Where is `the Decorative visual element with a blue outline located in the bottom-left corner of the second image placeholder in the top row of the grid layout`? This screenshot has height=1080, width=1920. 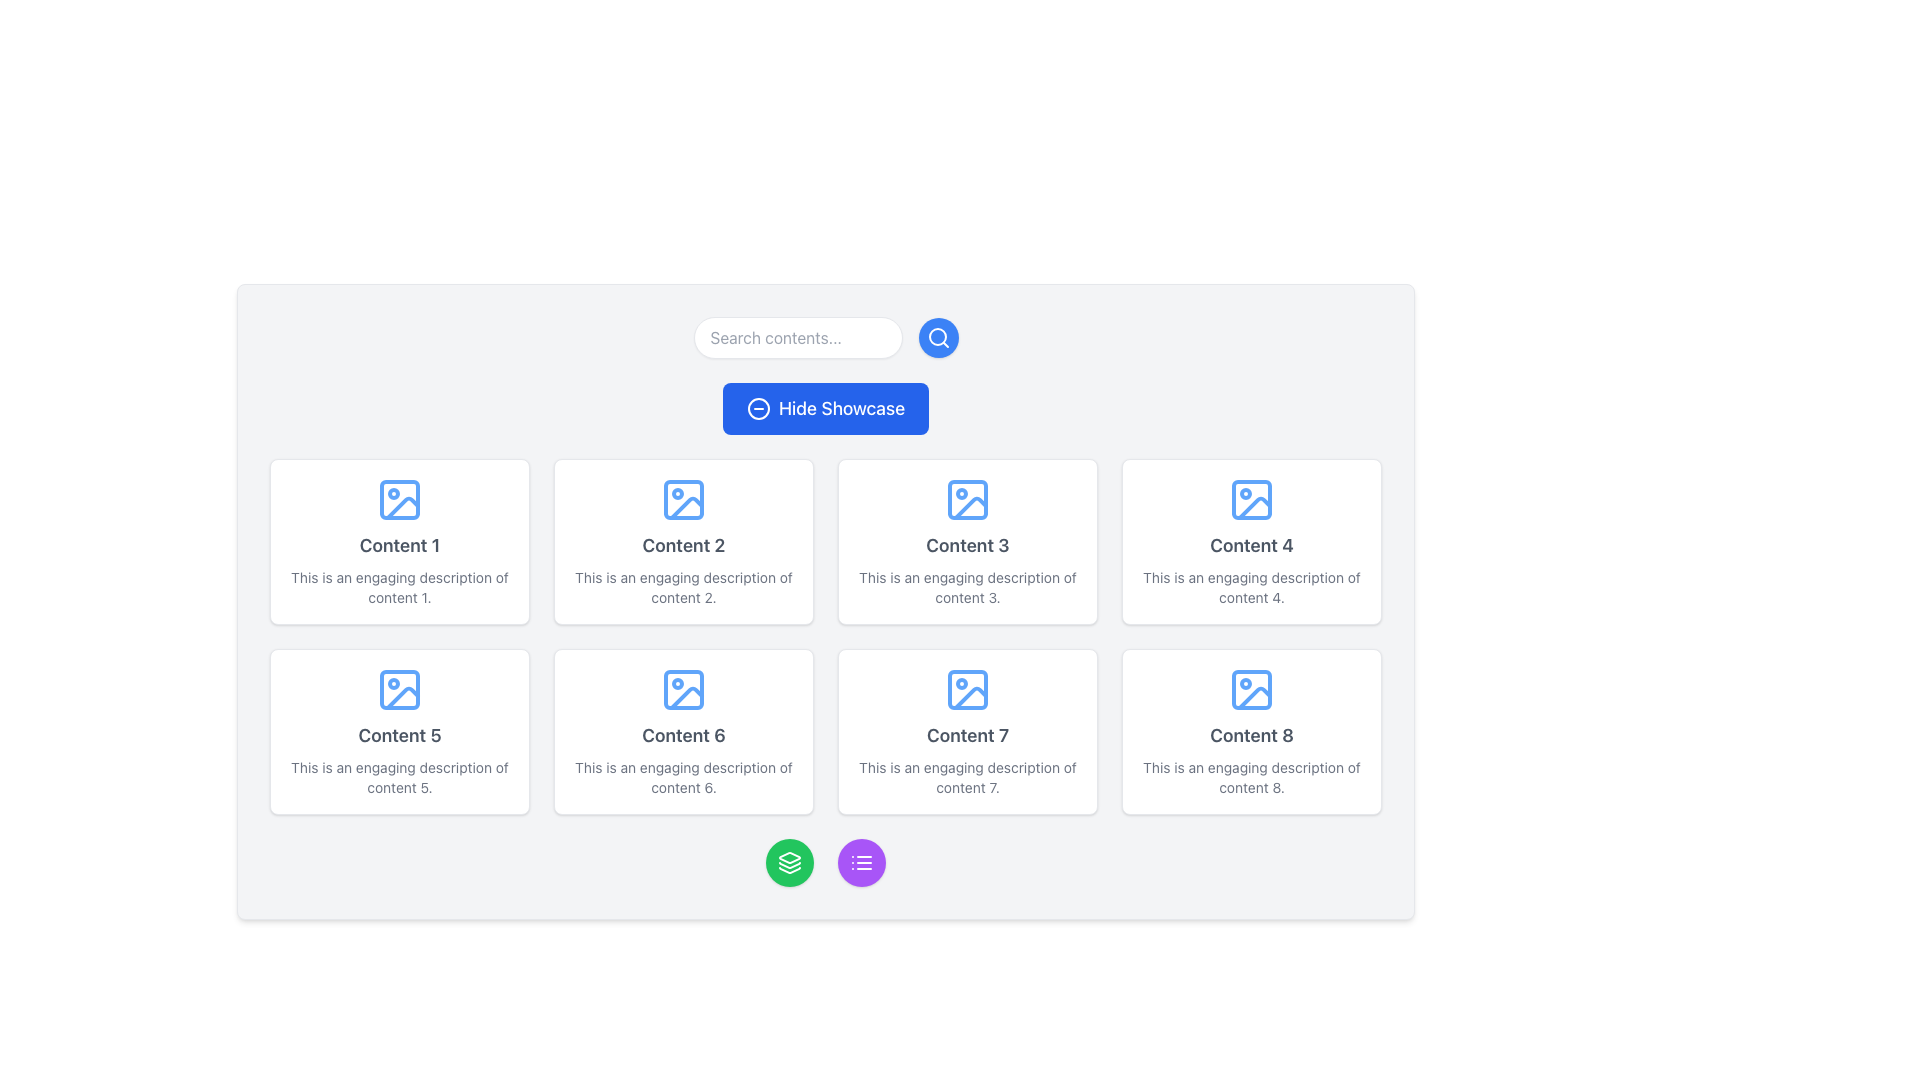 the Decorative visual element with a blue outline located in the bottom-left corner of the second image placeholder in the top row of the grid layout is located at coordinates (686, 507).